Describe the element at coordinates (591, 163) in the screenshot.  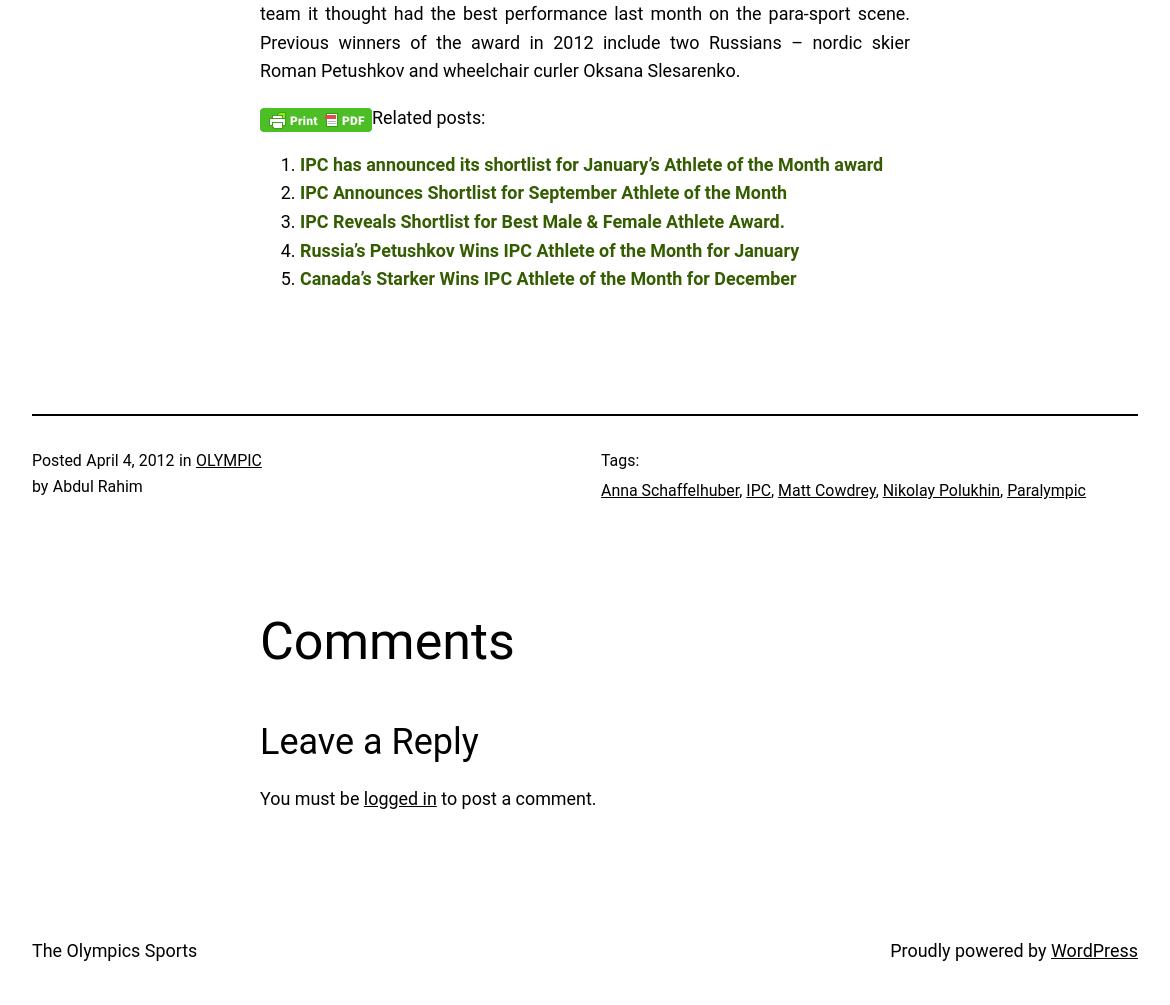
I see `'IPC has announced its shortlist for January’s Athlete of the Month award'` at that location.